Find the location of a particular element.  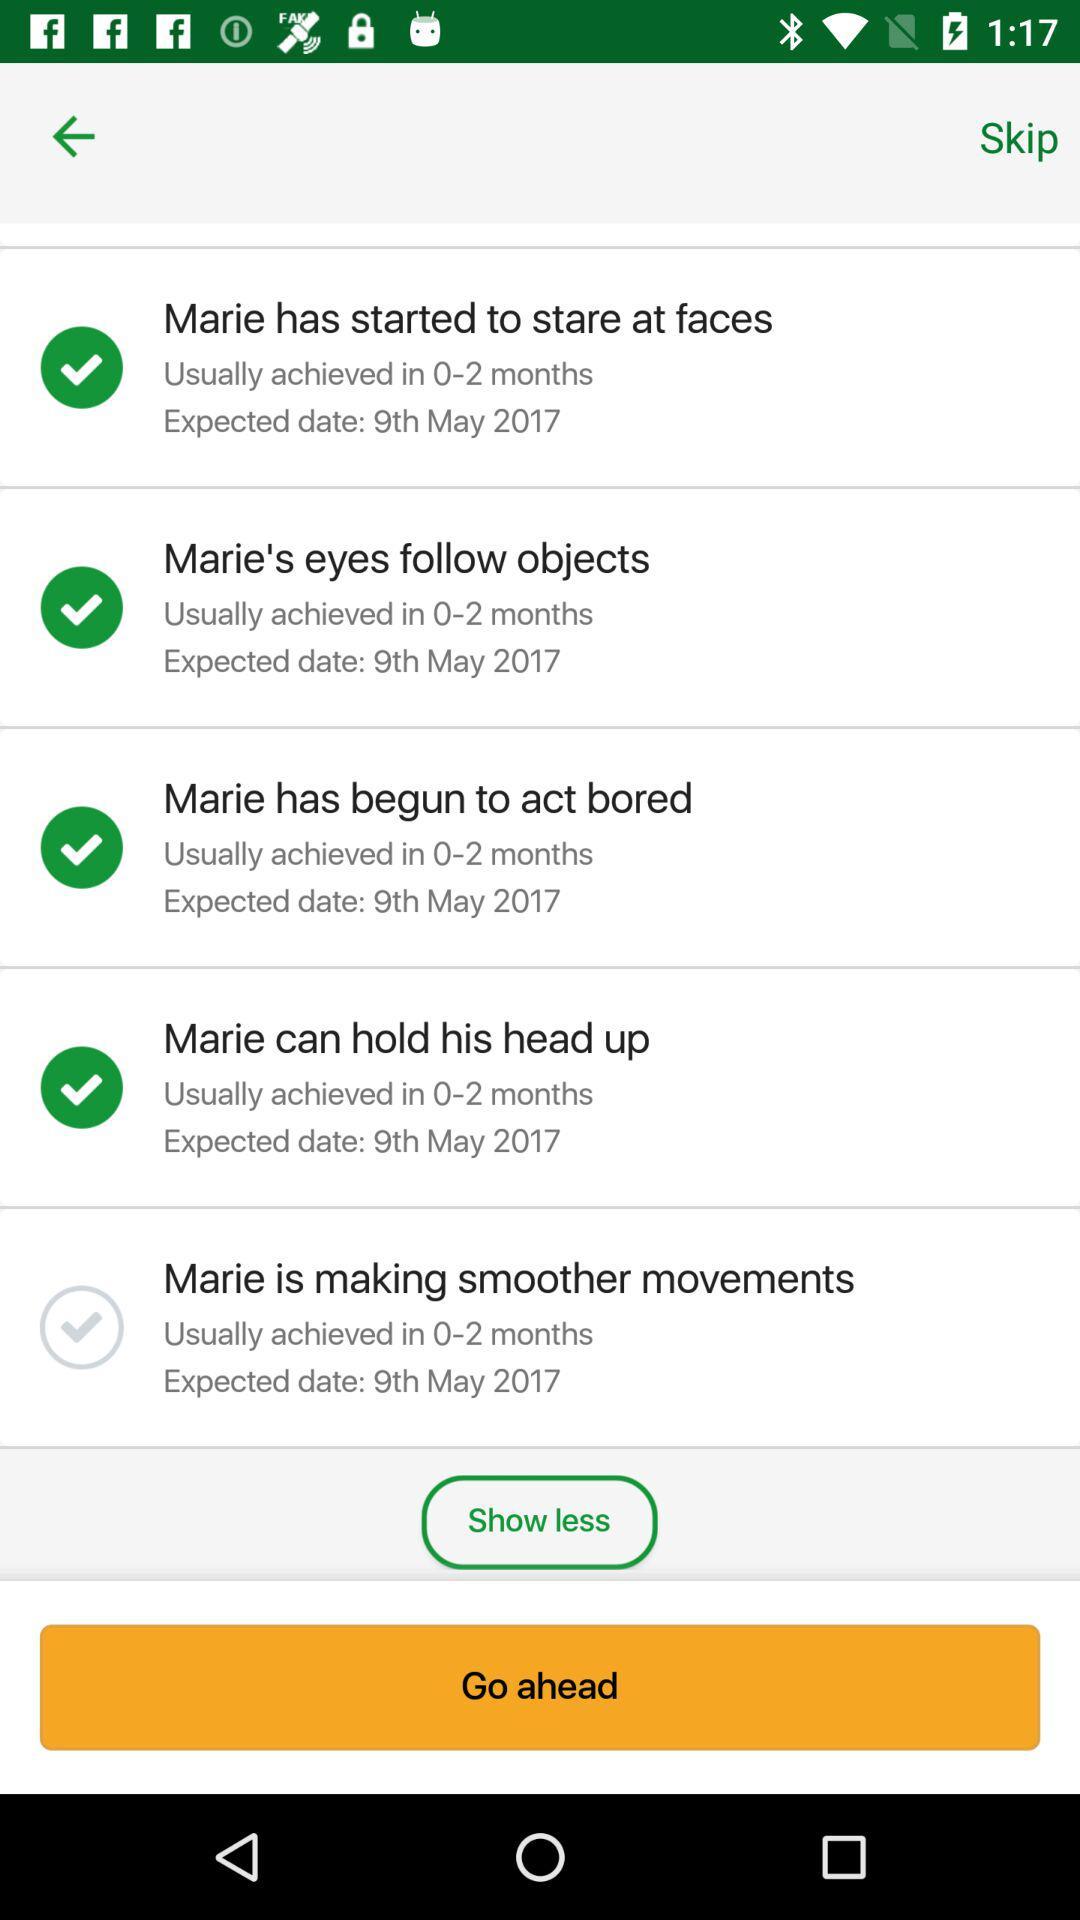

item above go ahead icon is located at coordinates (1019, 135).